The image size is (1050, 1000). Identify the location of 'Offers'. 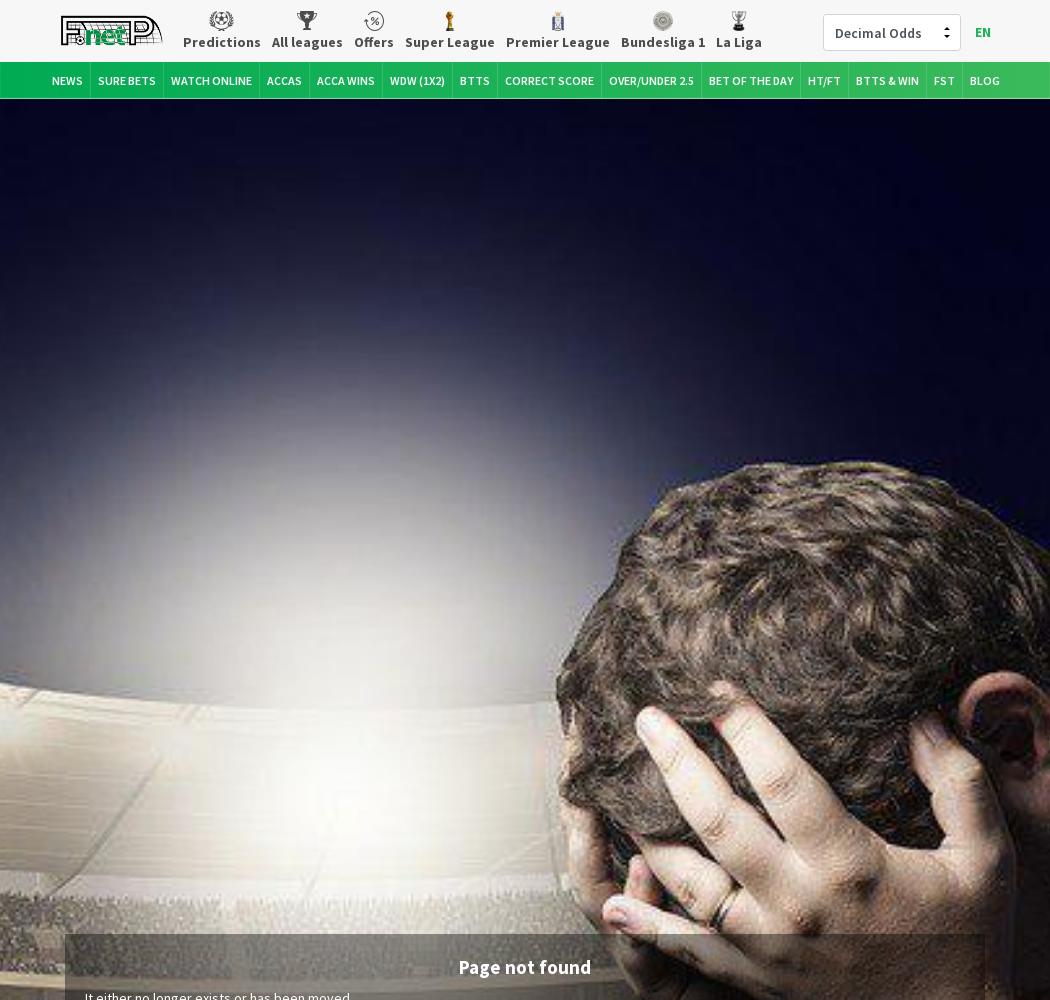
(371, 41).